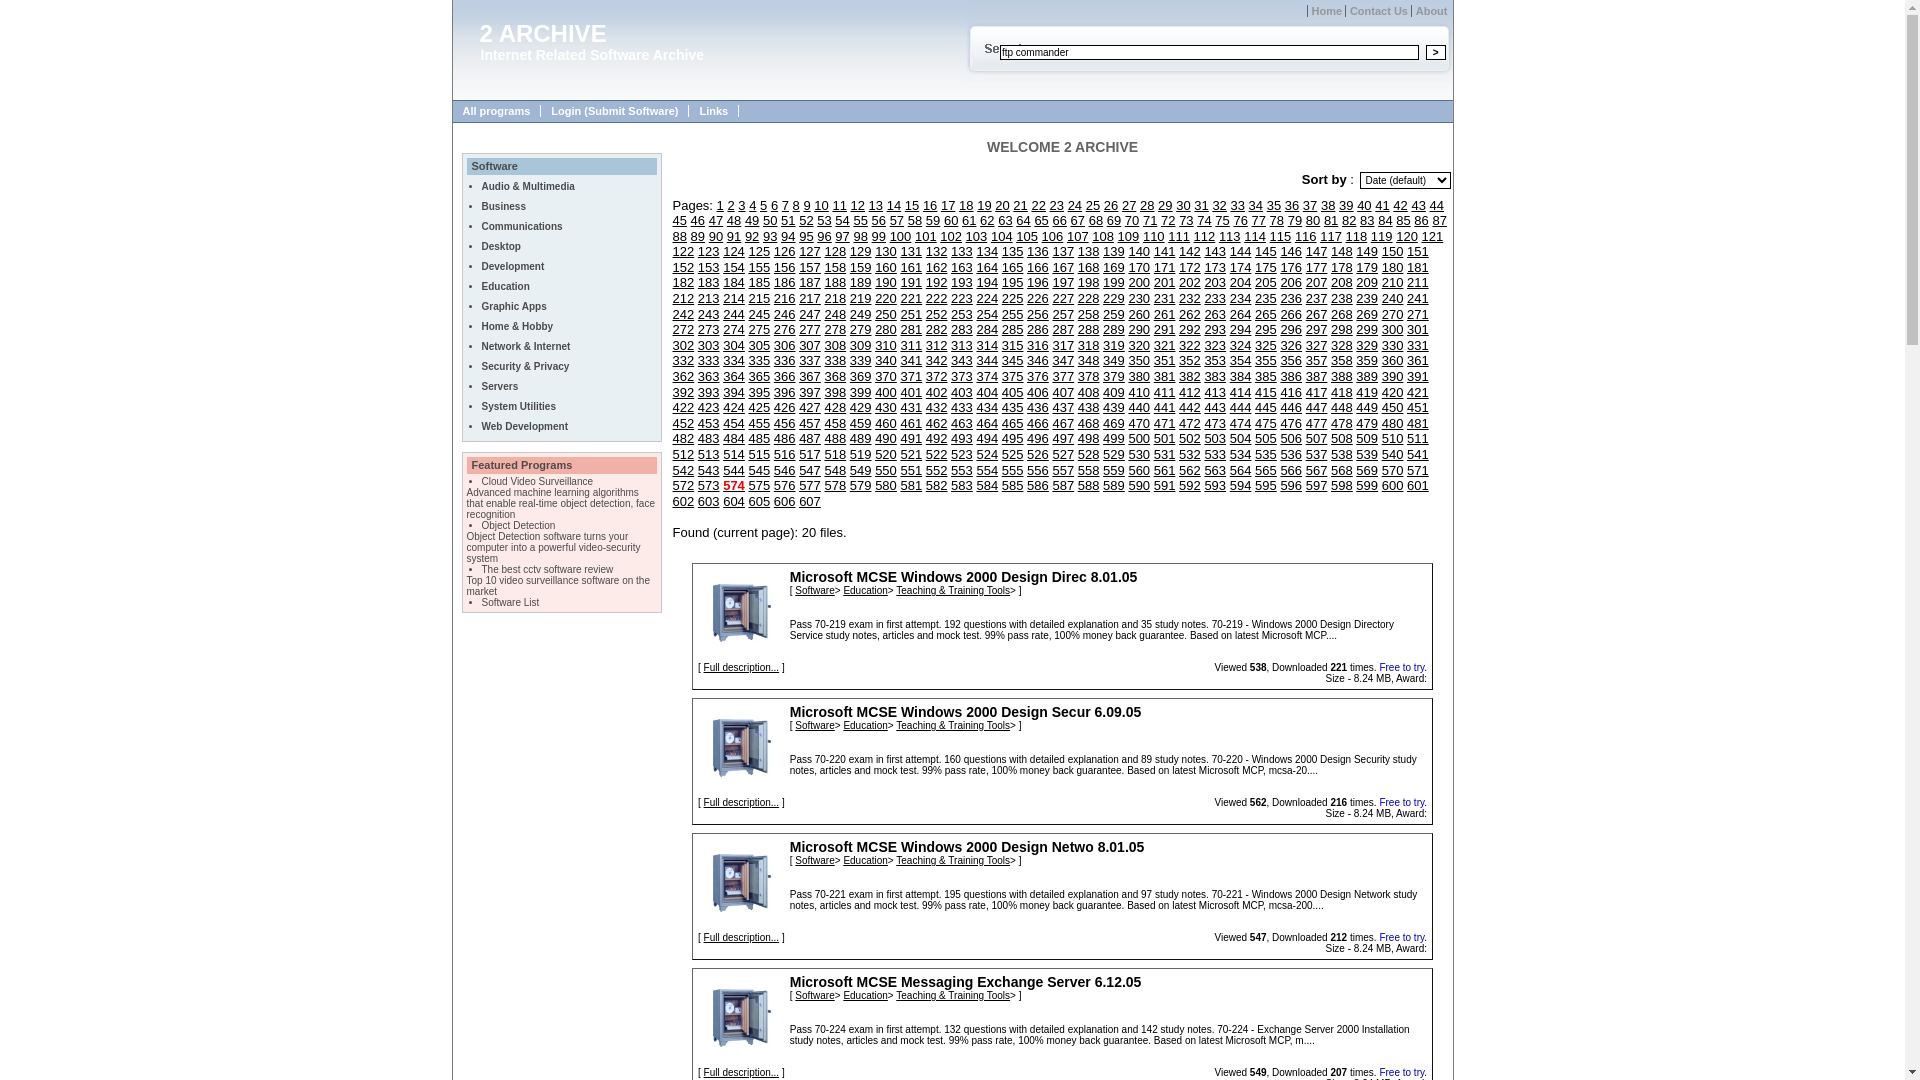  Describe the element at coordinates (810, 344) in the screenshot. I see `'307'` at that location.